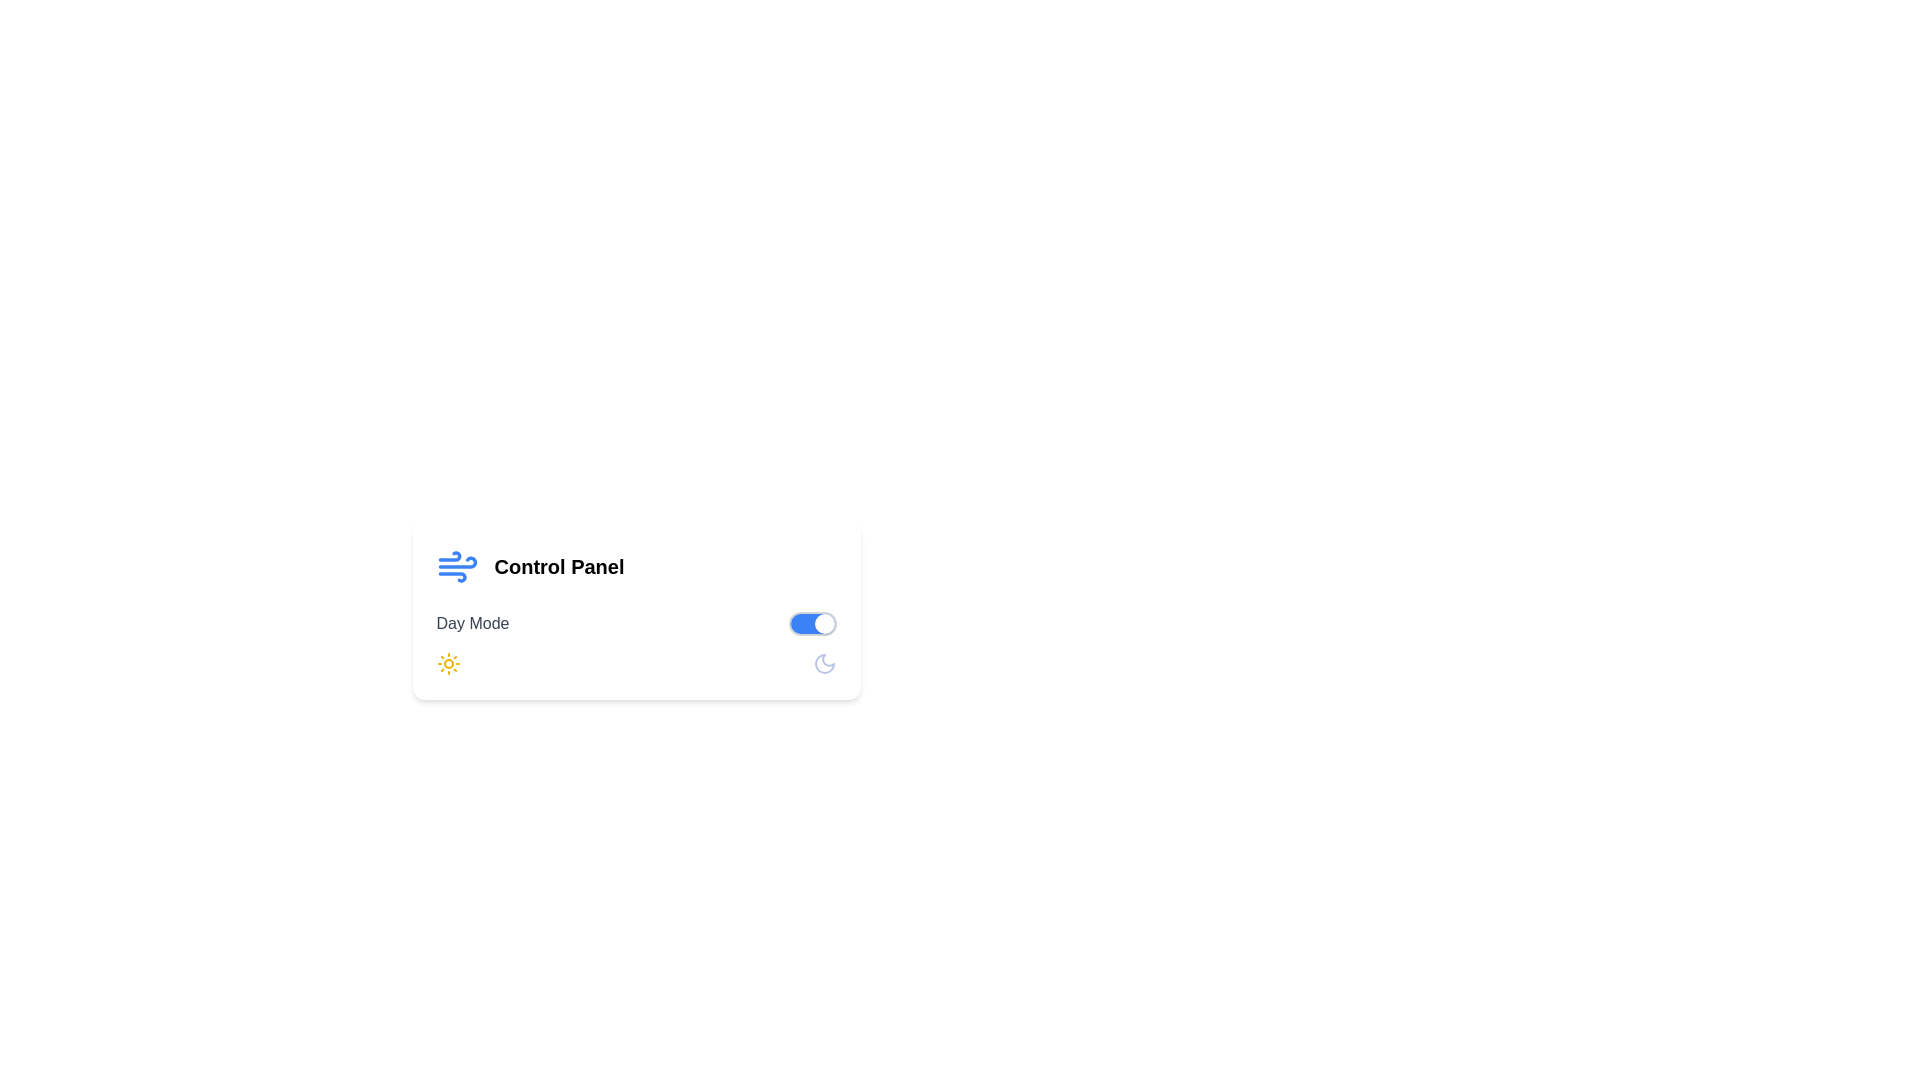 The image size is (1920, 1080). What do you see at coordinates (471, 623) in the screenshot?
I see `the 'Day Mode' text label, which is styled with gray color and medium font weight, positioned to the left of a blue toggle switch in a control panel section` at bounding box center [471, 623].